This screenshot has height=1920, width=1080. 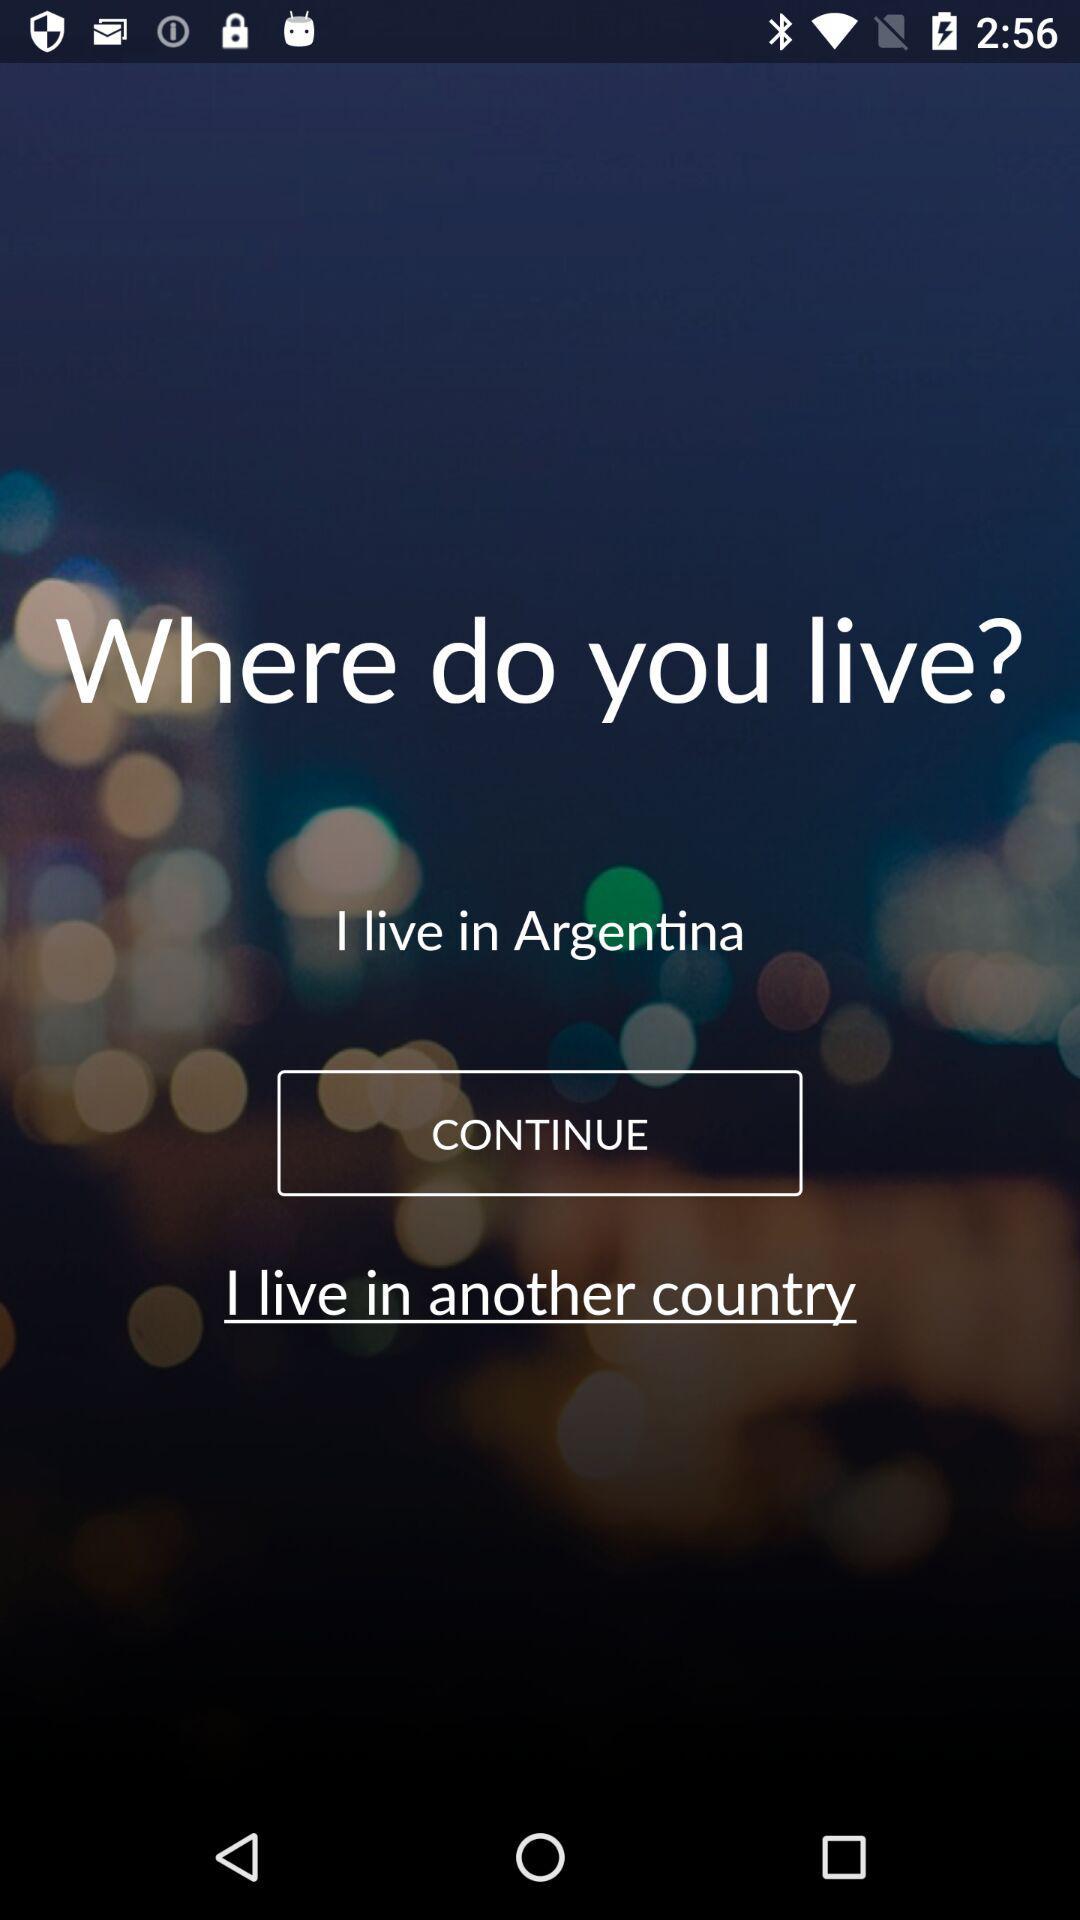 What do you see at coordinates (540, 1133) in the screenshot?
I see `icon below the i live in` at bounding box center [540, 1133].